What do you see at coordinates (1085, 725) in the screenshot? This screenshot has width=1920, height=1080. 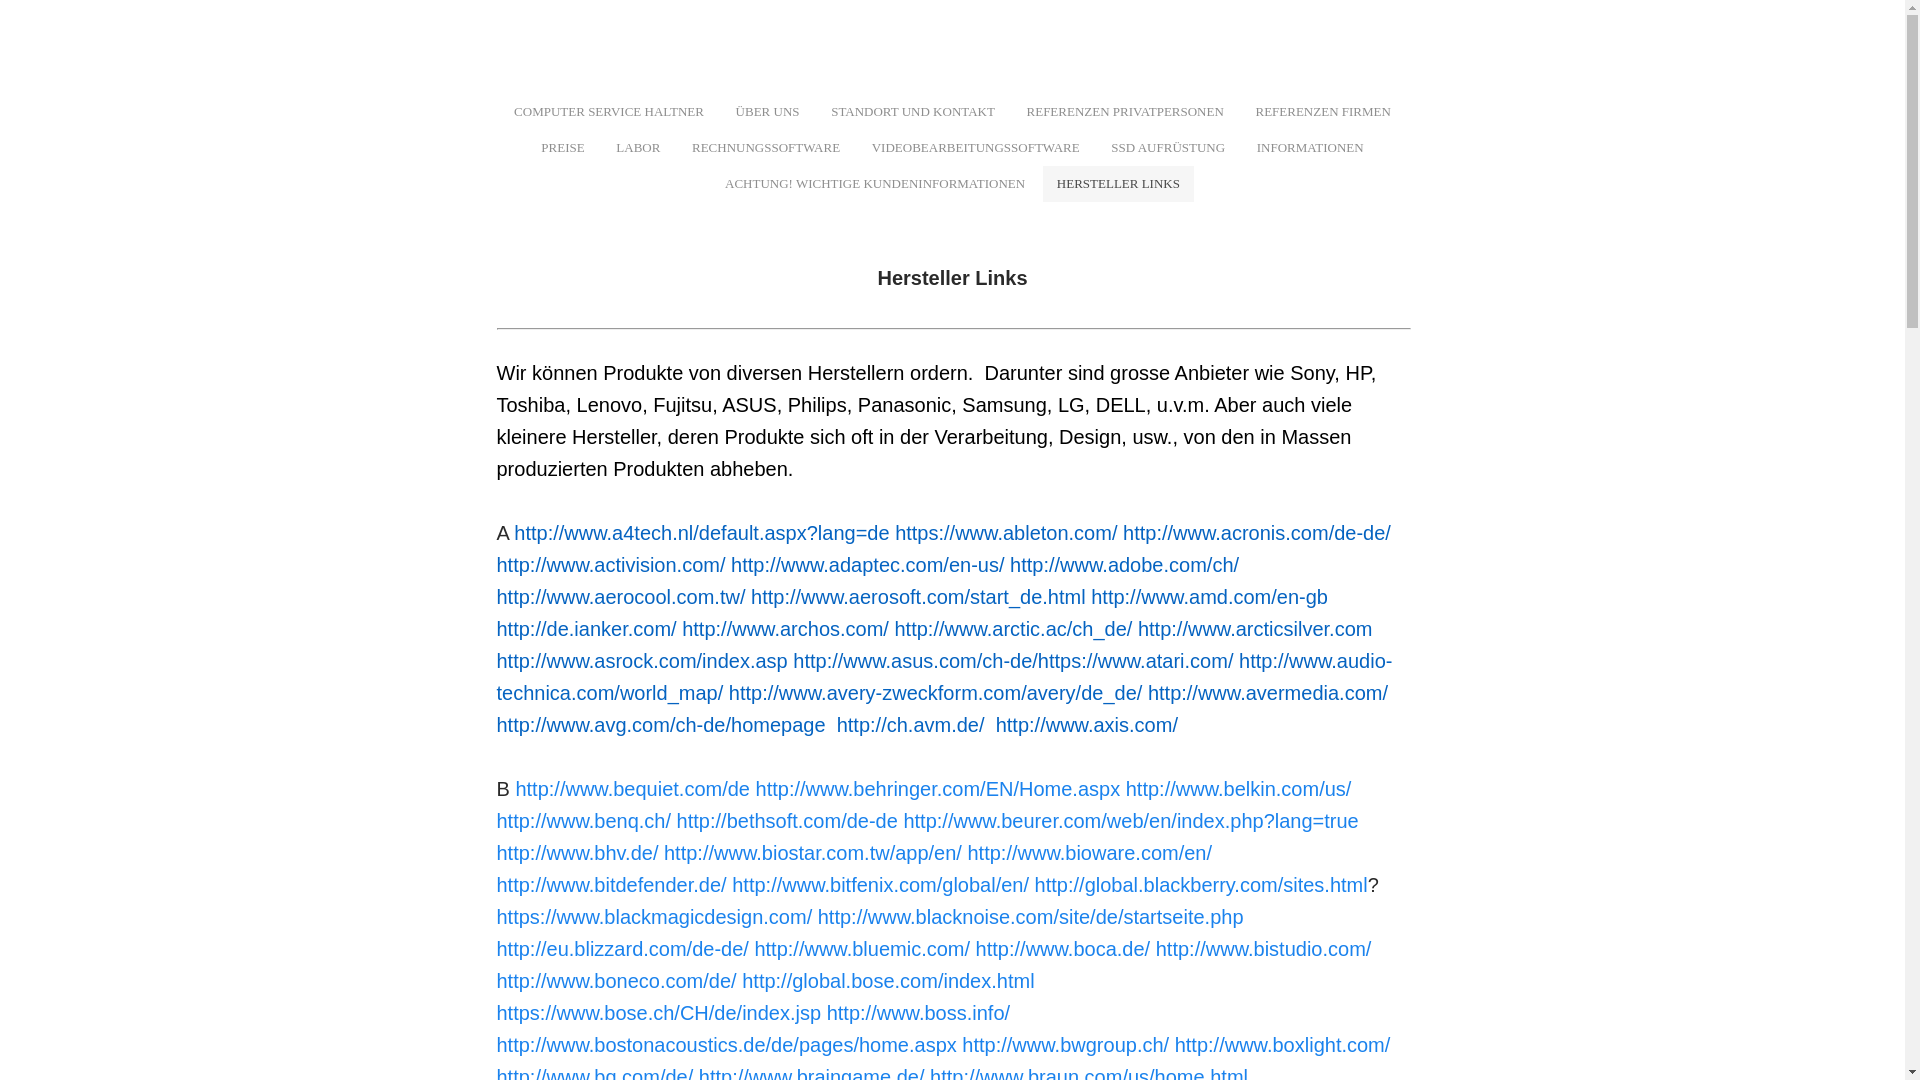 I see `'http://www.axis.com/'` at bounding box center [1085, 725].